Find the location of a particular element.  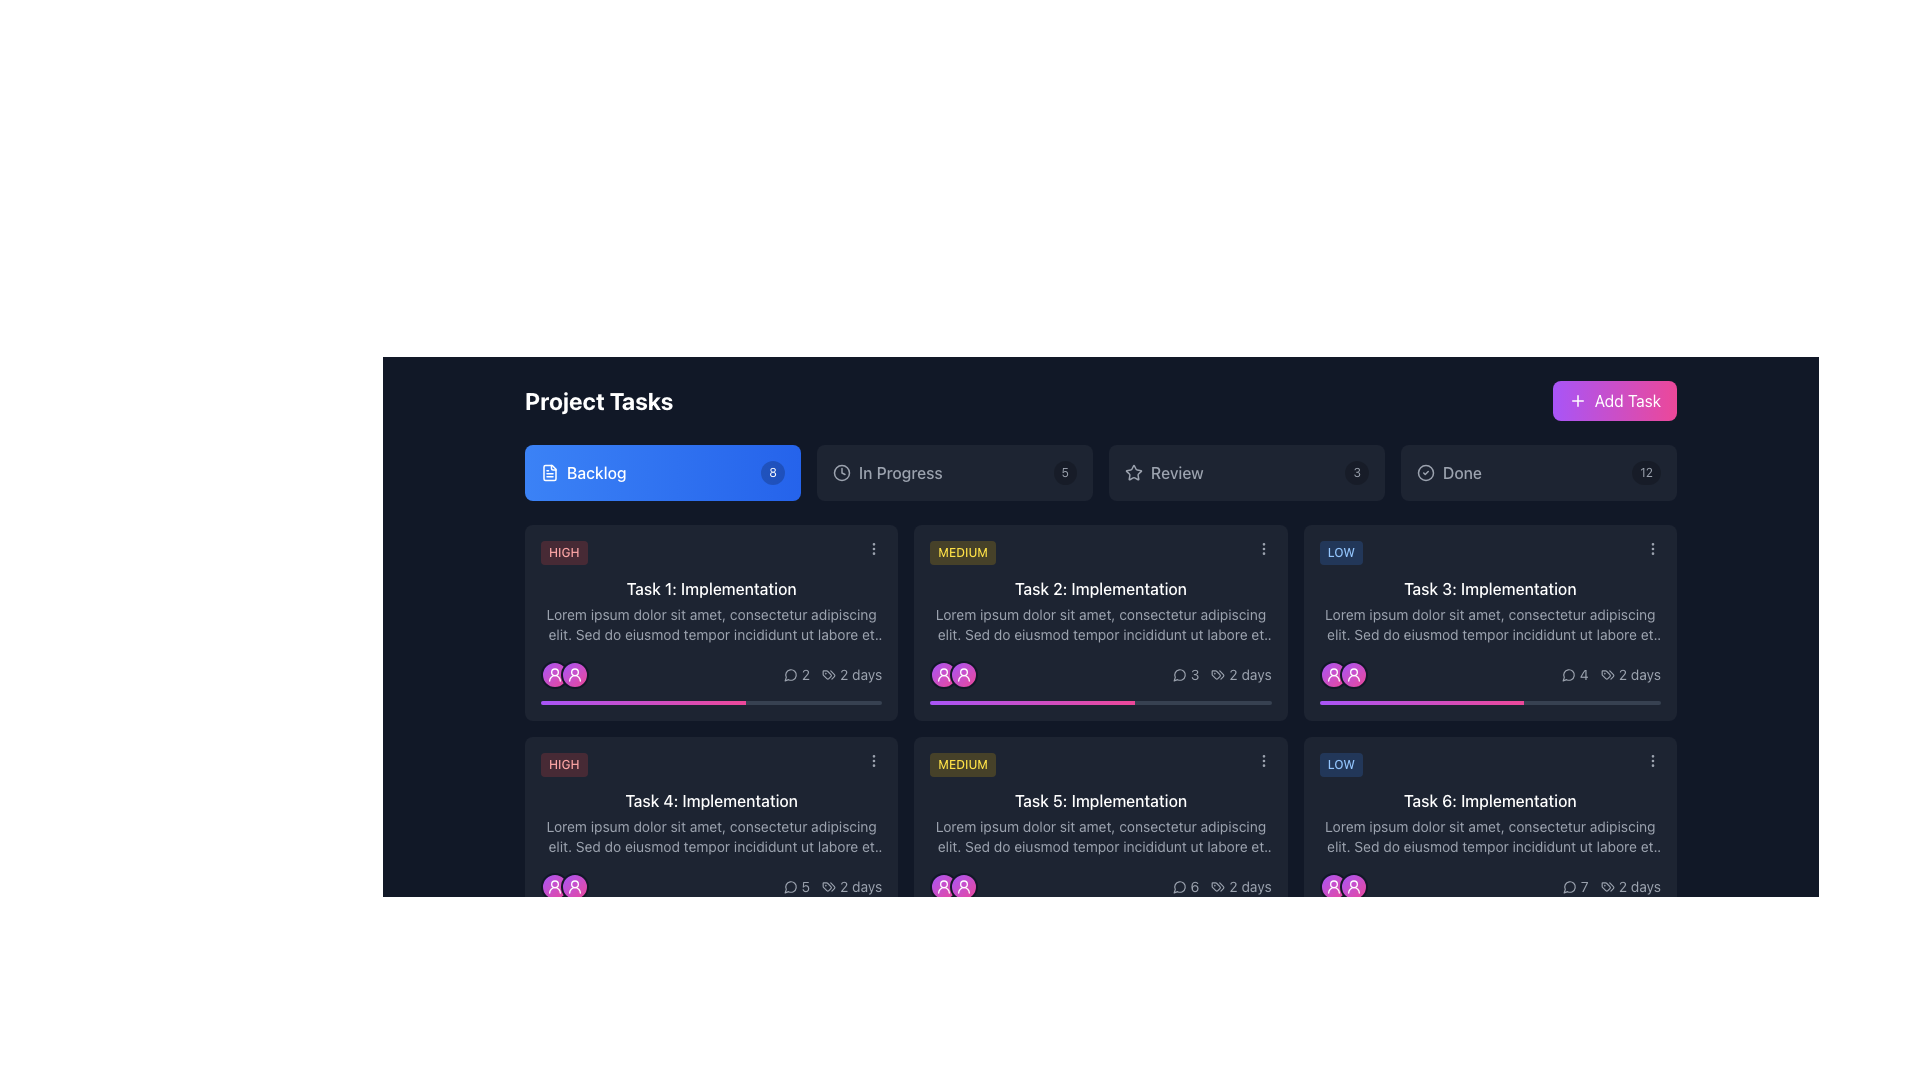

the icon with the numeric label '6' styled in gray, which is positioned within the 'Task 5: Implementation' card, next to the speech bubble icon is located at coordinates (1185, 886).